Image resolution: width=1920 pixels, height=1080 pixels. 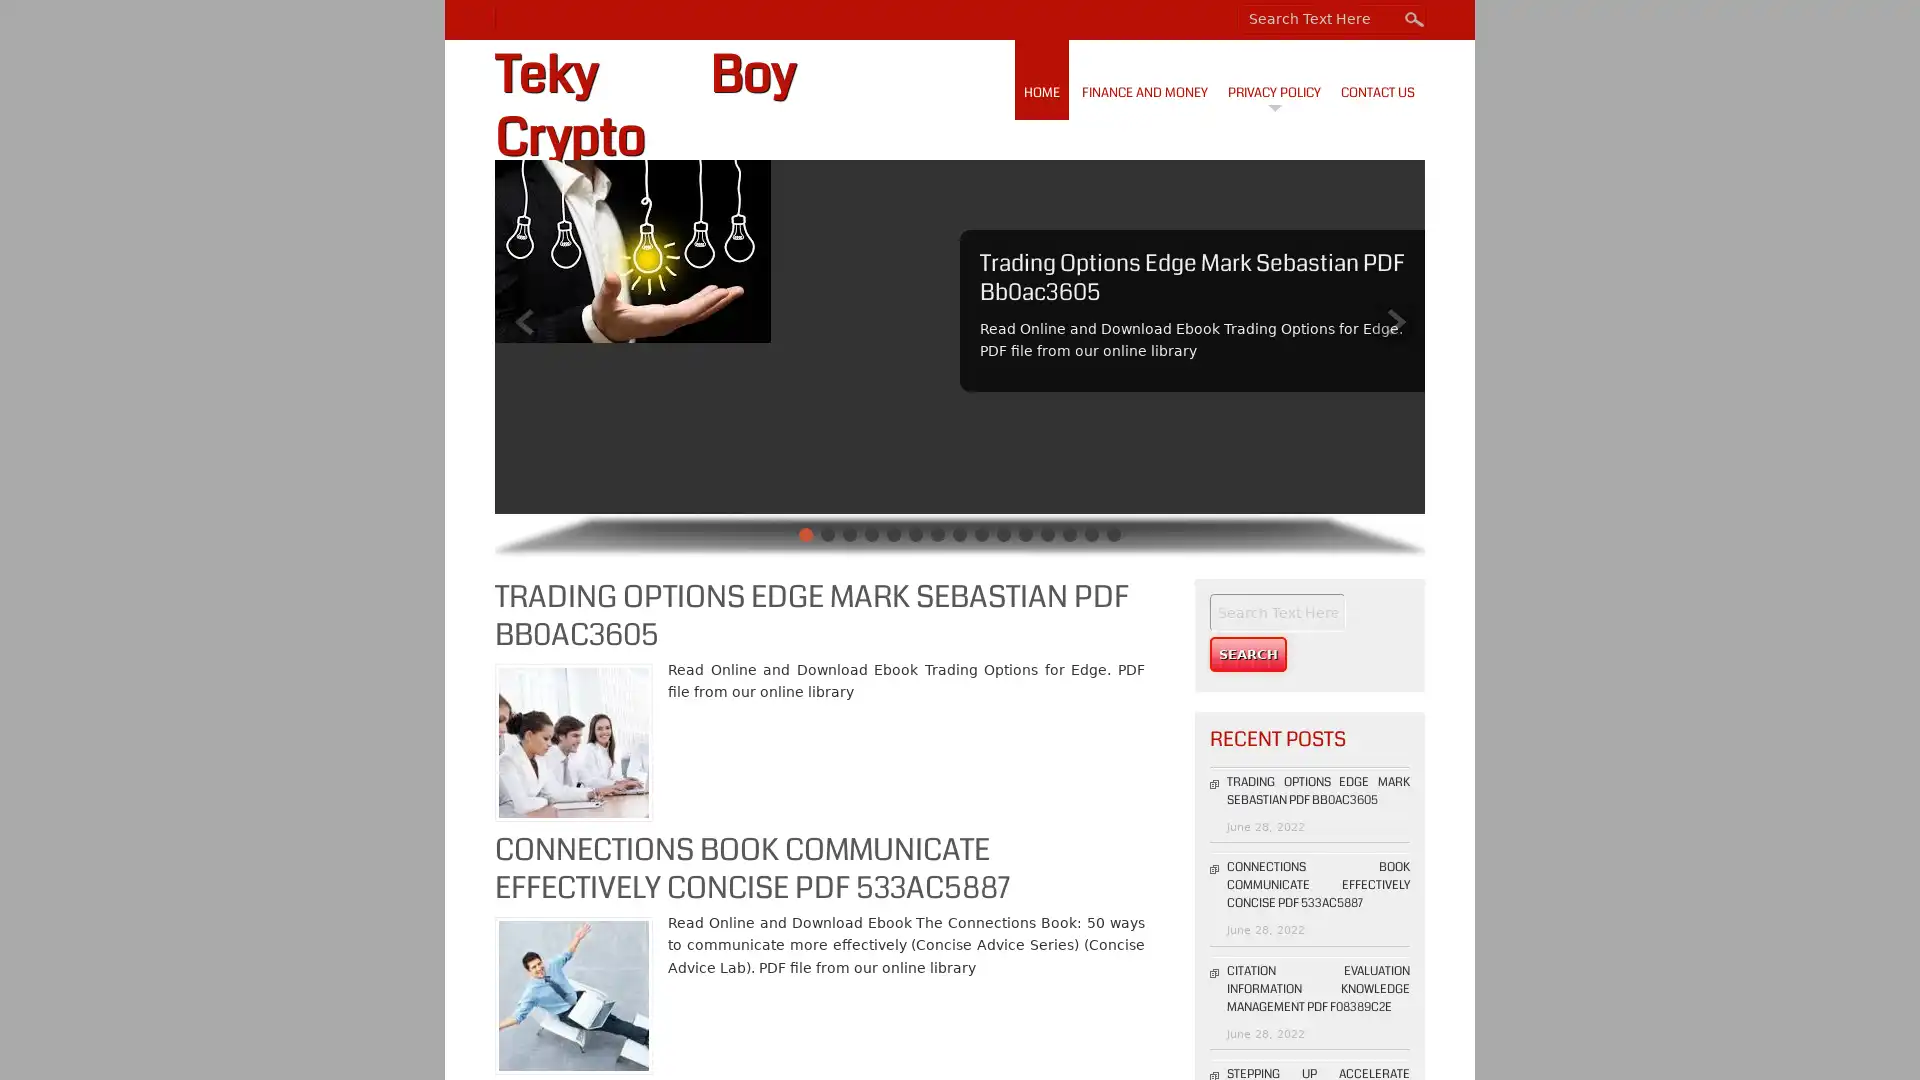 I want to click on Search, so click(x=1247, y=654).